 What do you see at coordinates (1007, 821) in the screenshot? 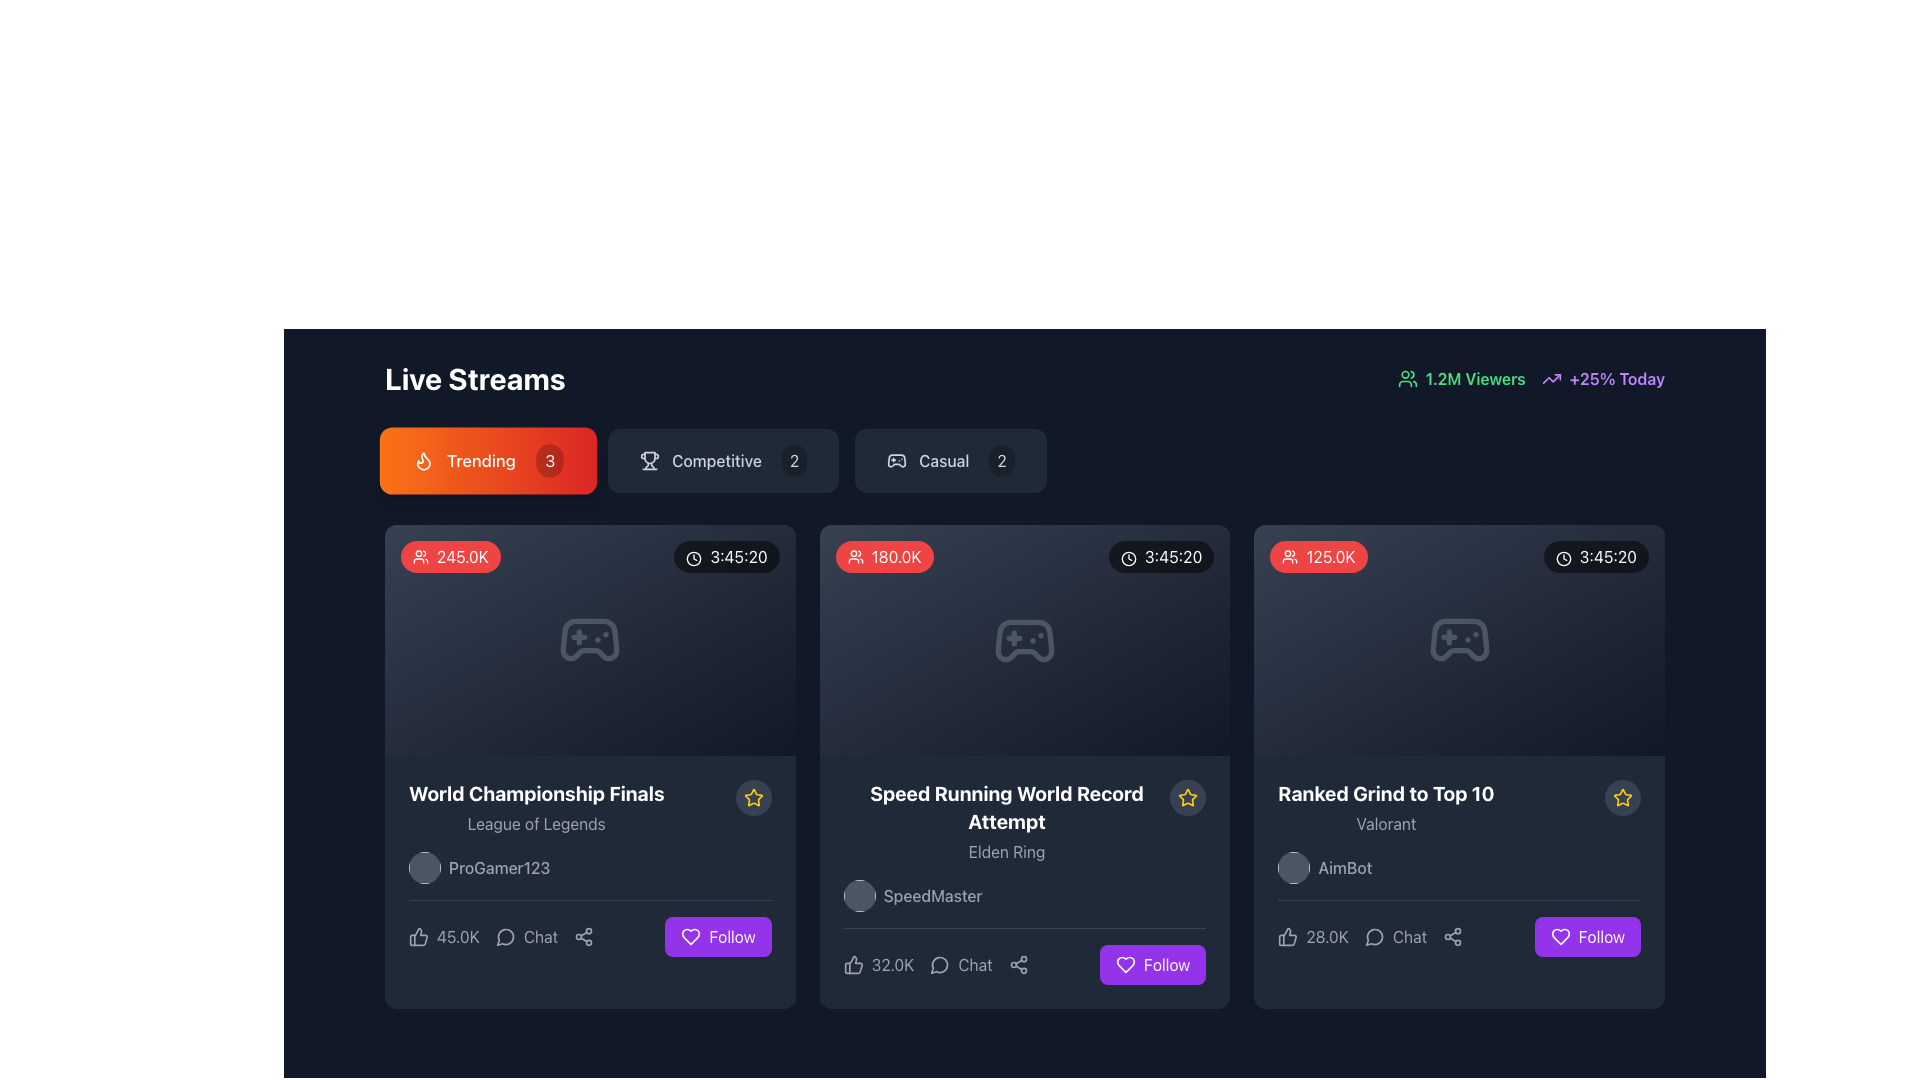
I see `the text block displaying the title and subtitle of the live stream, which is located below the image of a game controller in the middle card of a three-card layout` at bounding box center [1007, 821].